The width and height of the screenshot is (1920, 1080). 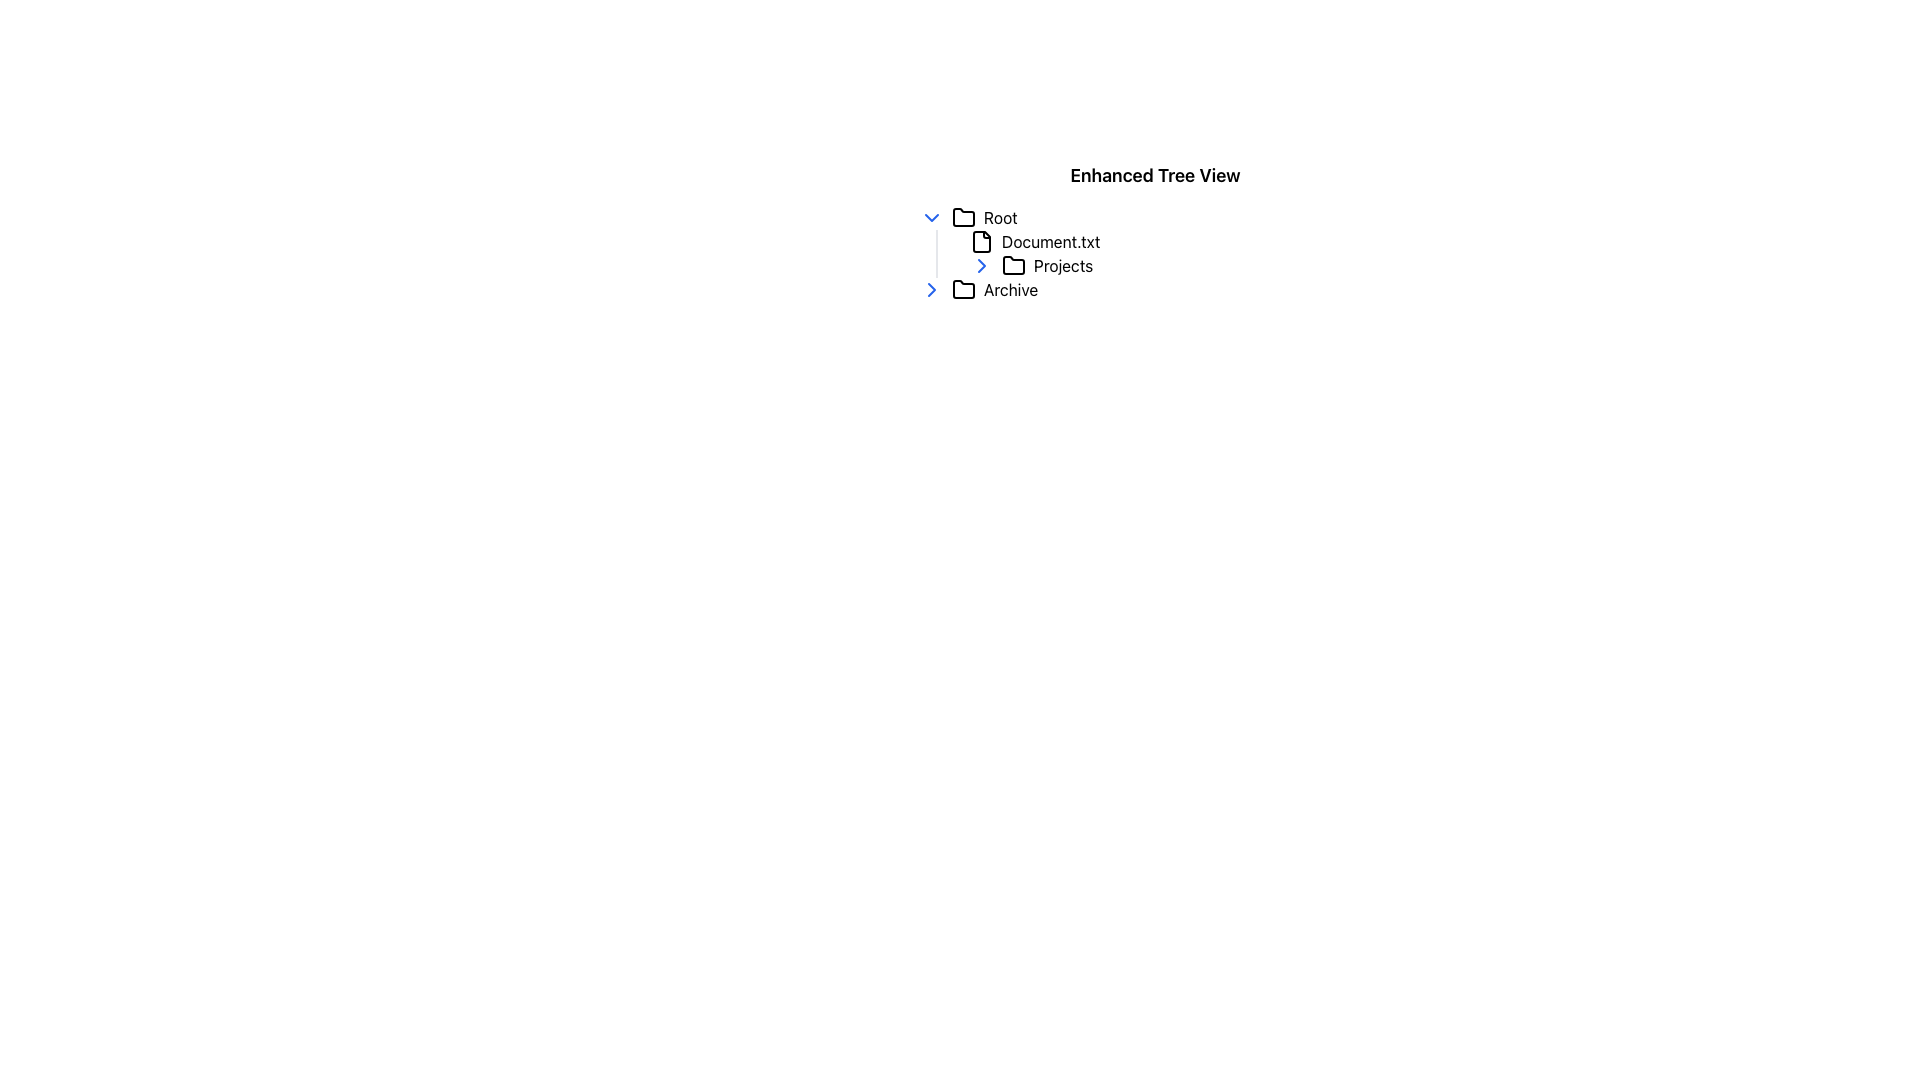 What do you see at coordinates (964, 289) in the screenshot?
I see `the folder icon in the hierarchical tree view preceding the 'Archive' label` at bounding box center [964, 289].